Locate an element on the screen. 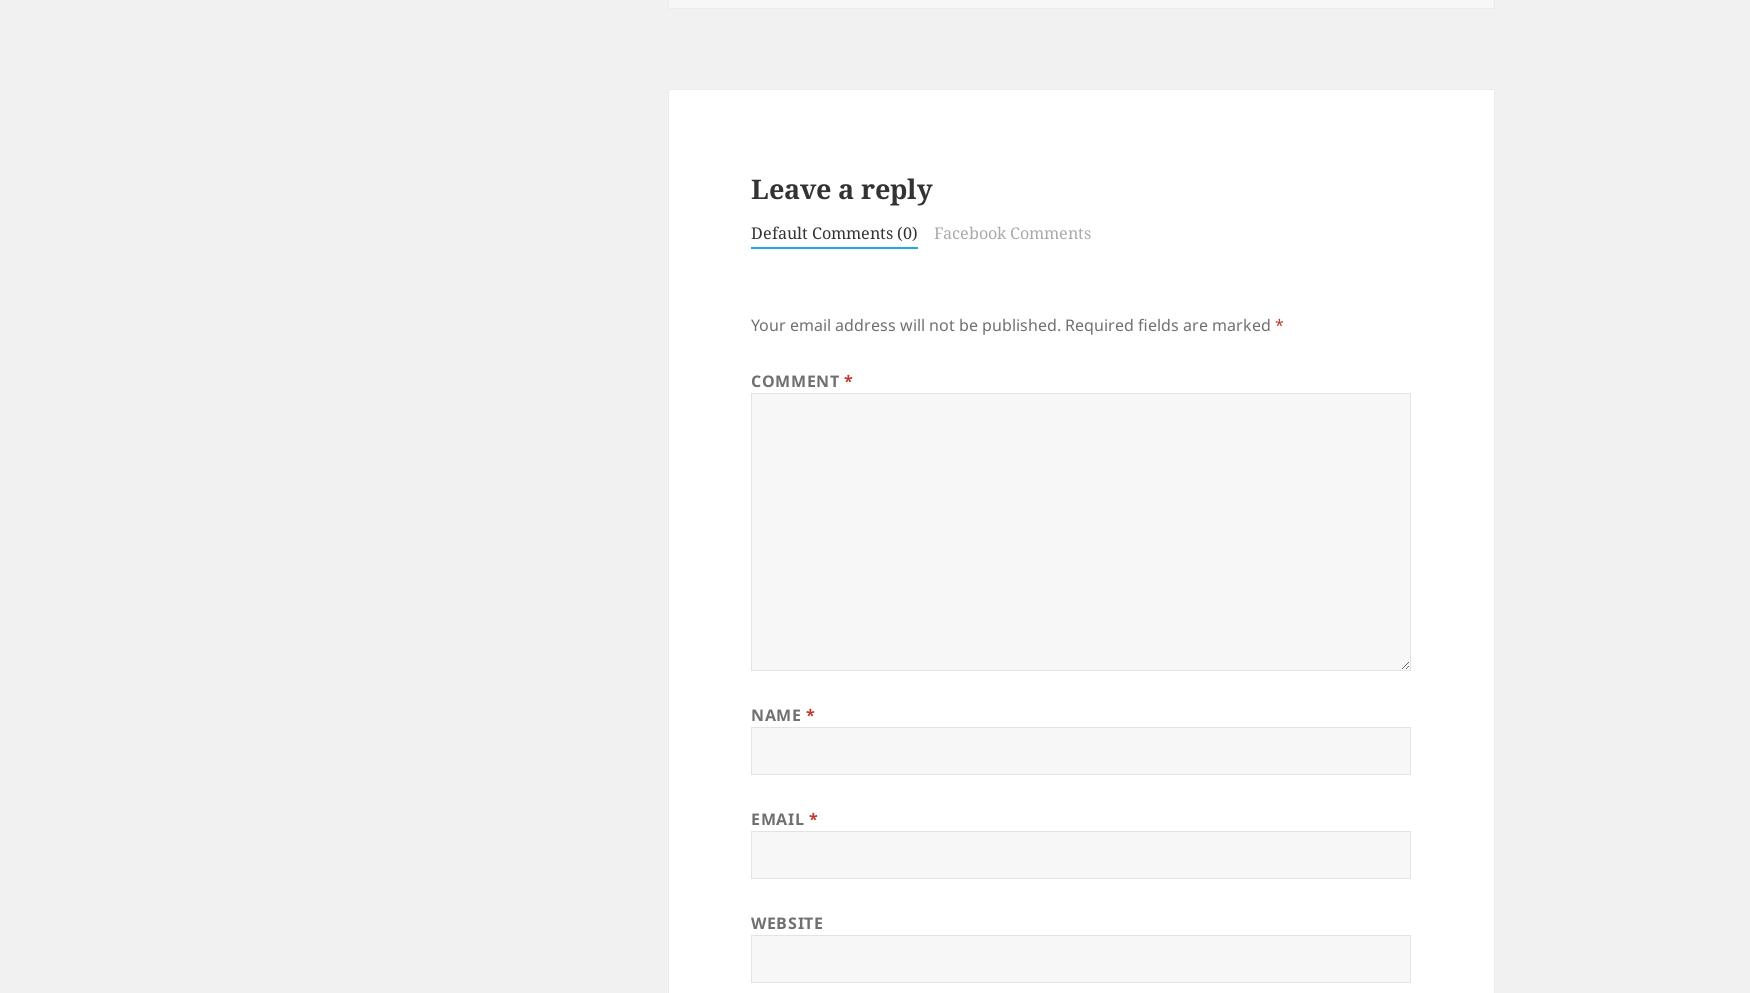 The image size is (1750, 993). 'Comment' is located at coordinates (796, 381).